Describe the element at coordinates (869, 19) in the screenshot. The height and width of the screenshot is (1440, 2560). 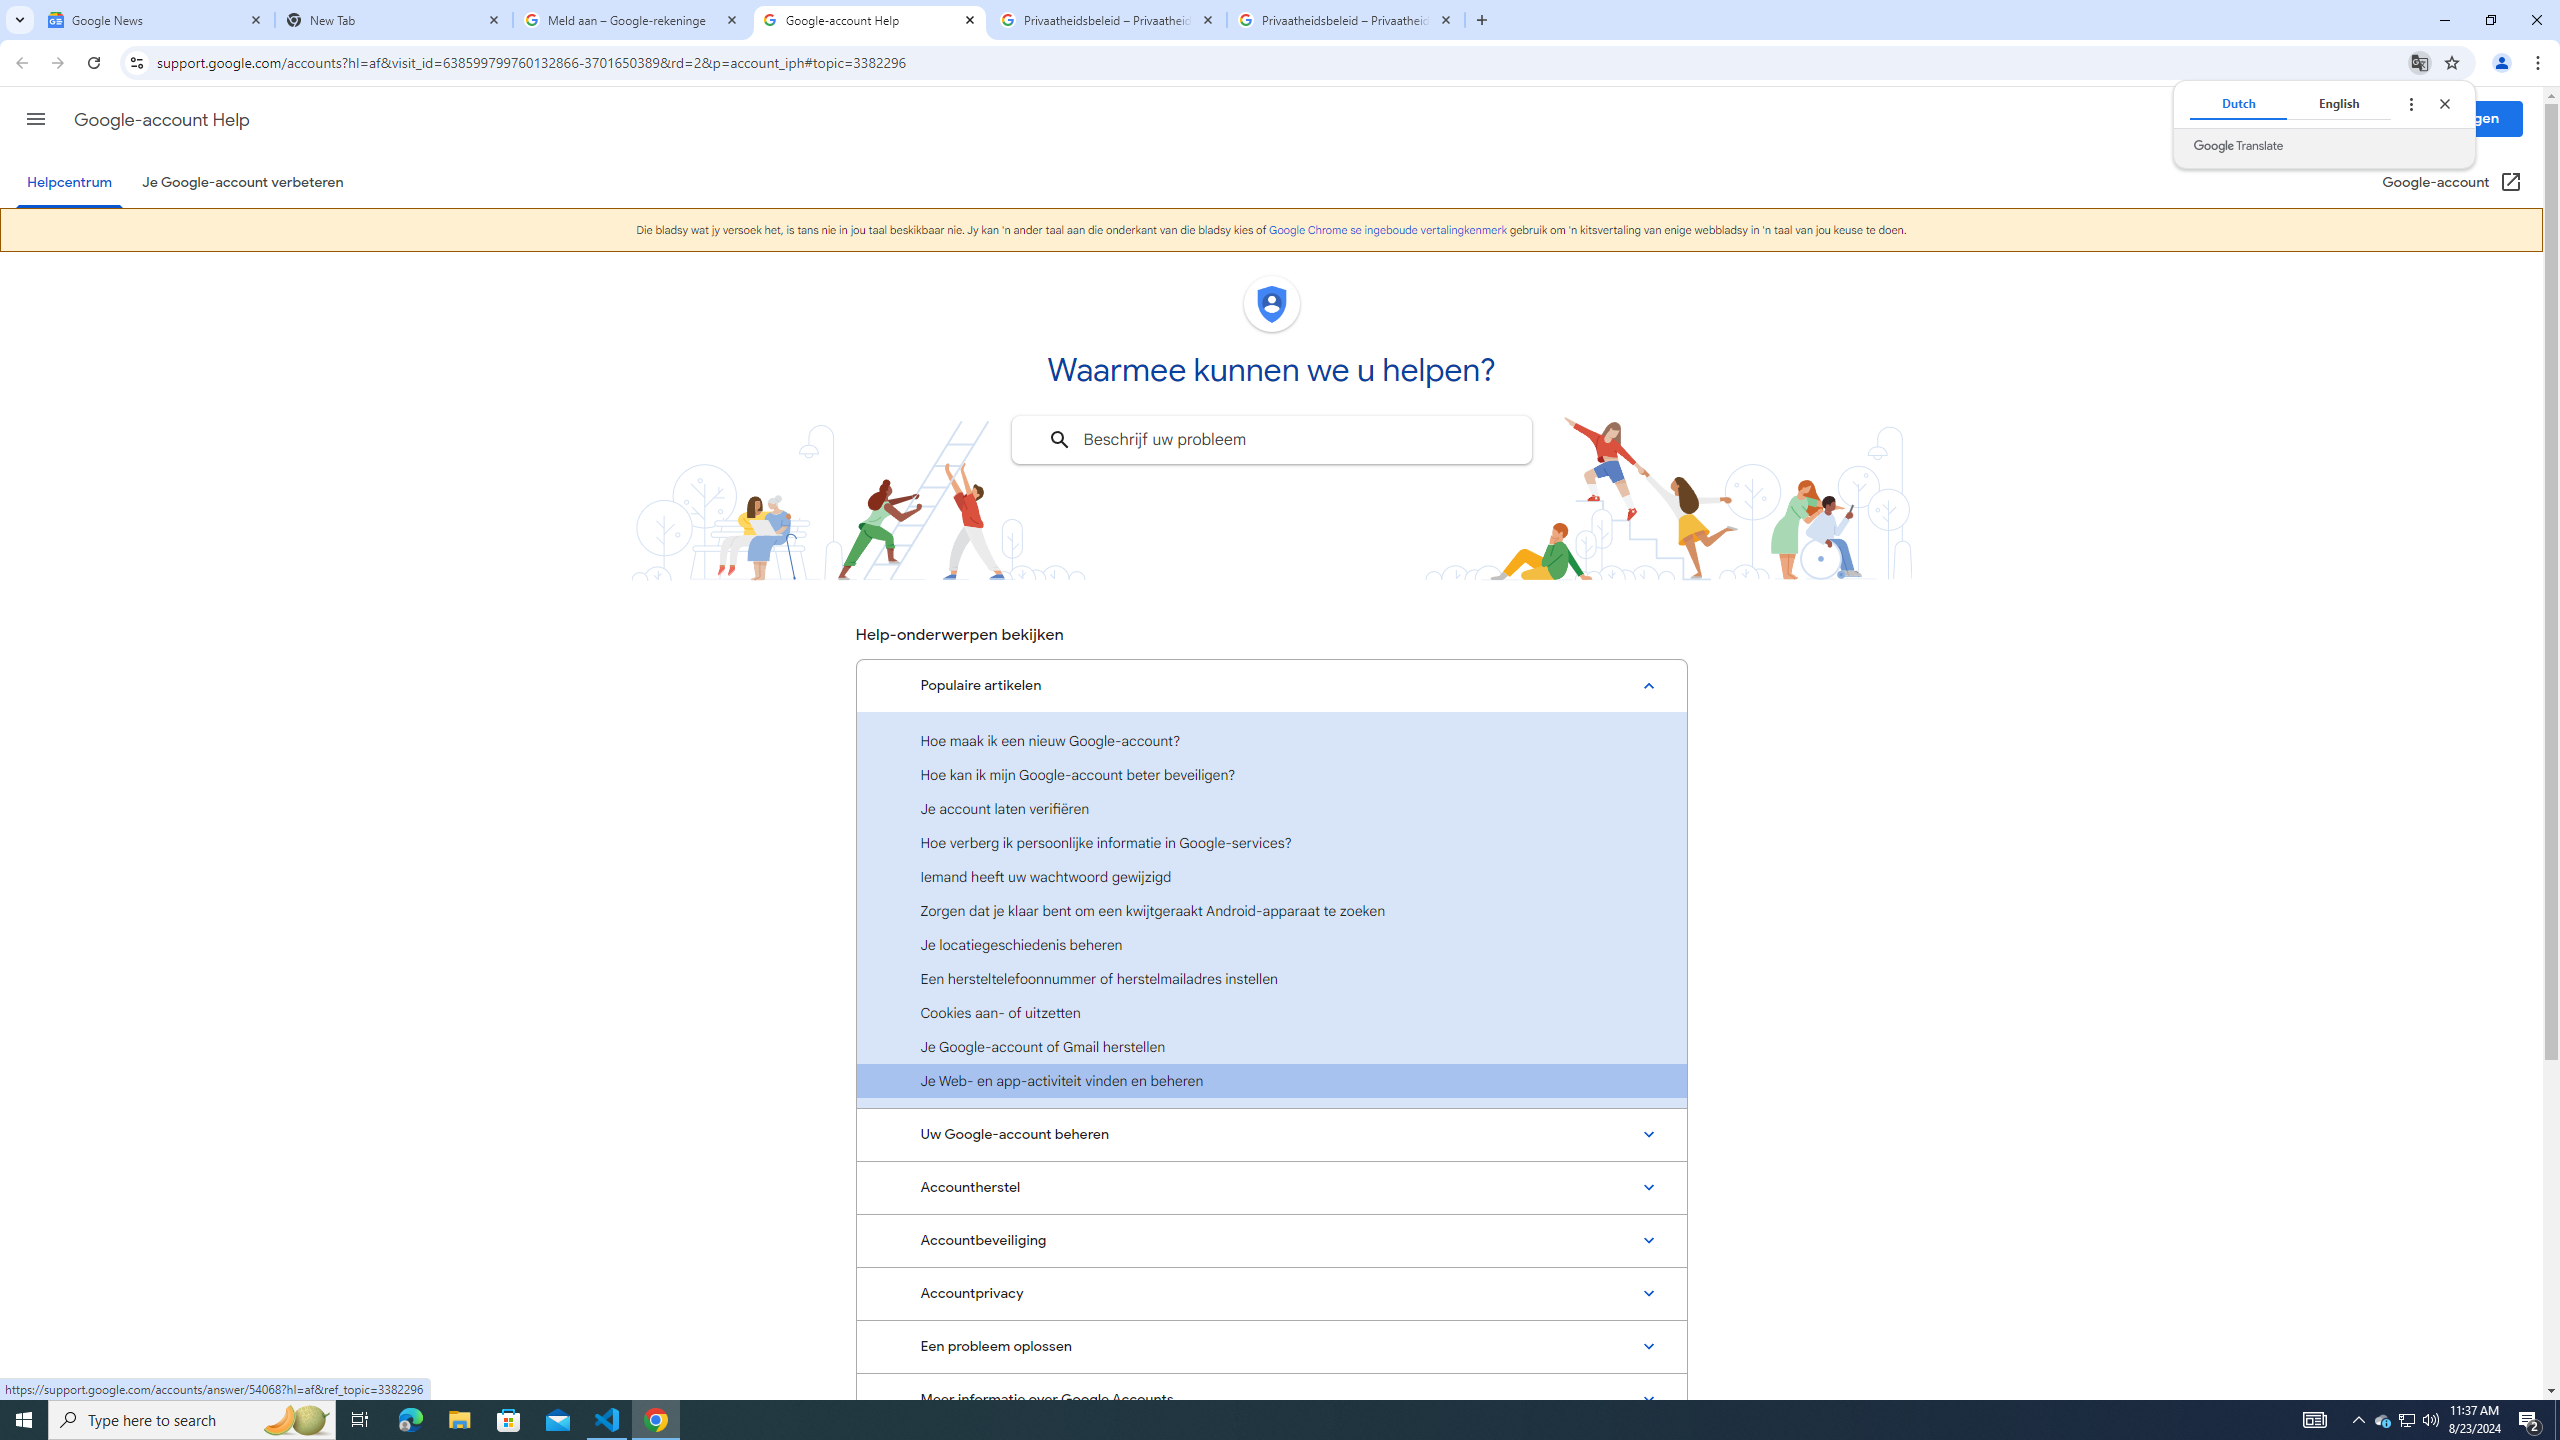
I see `'Google-account Help'` at that location.